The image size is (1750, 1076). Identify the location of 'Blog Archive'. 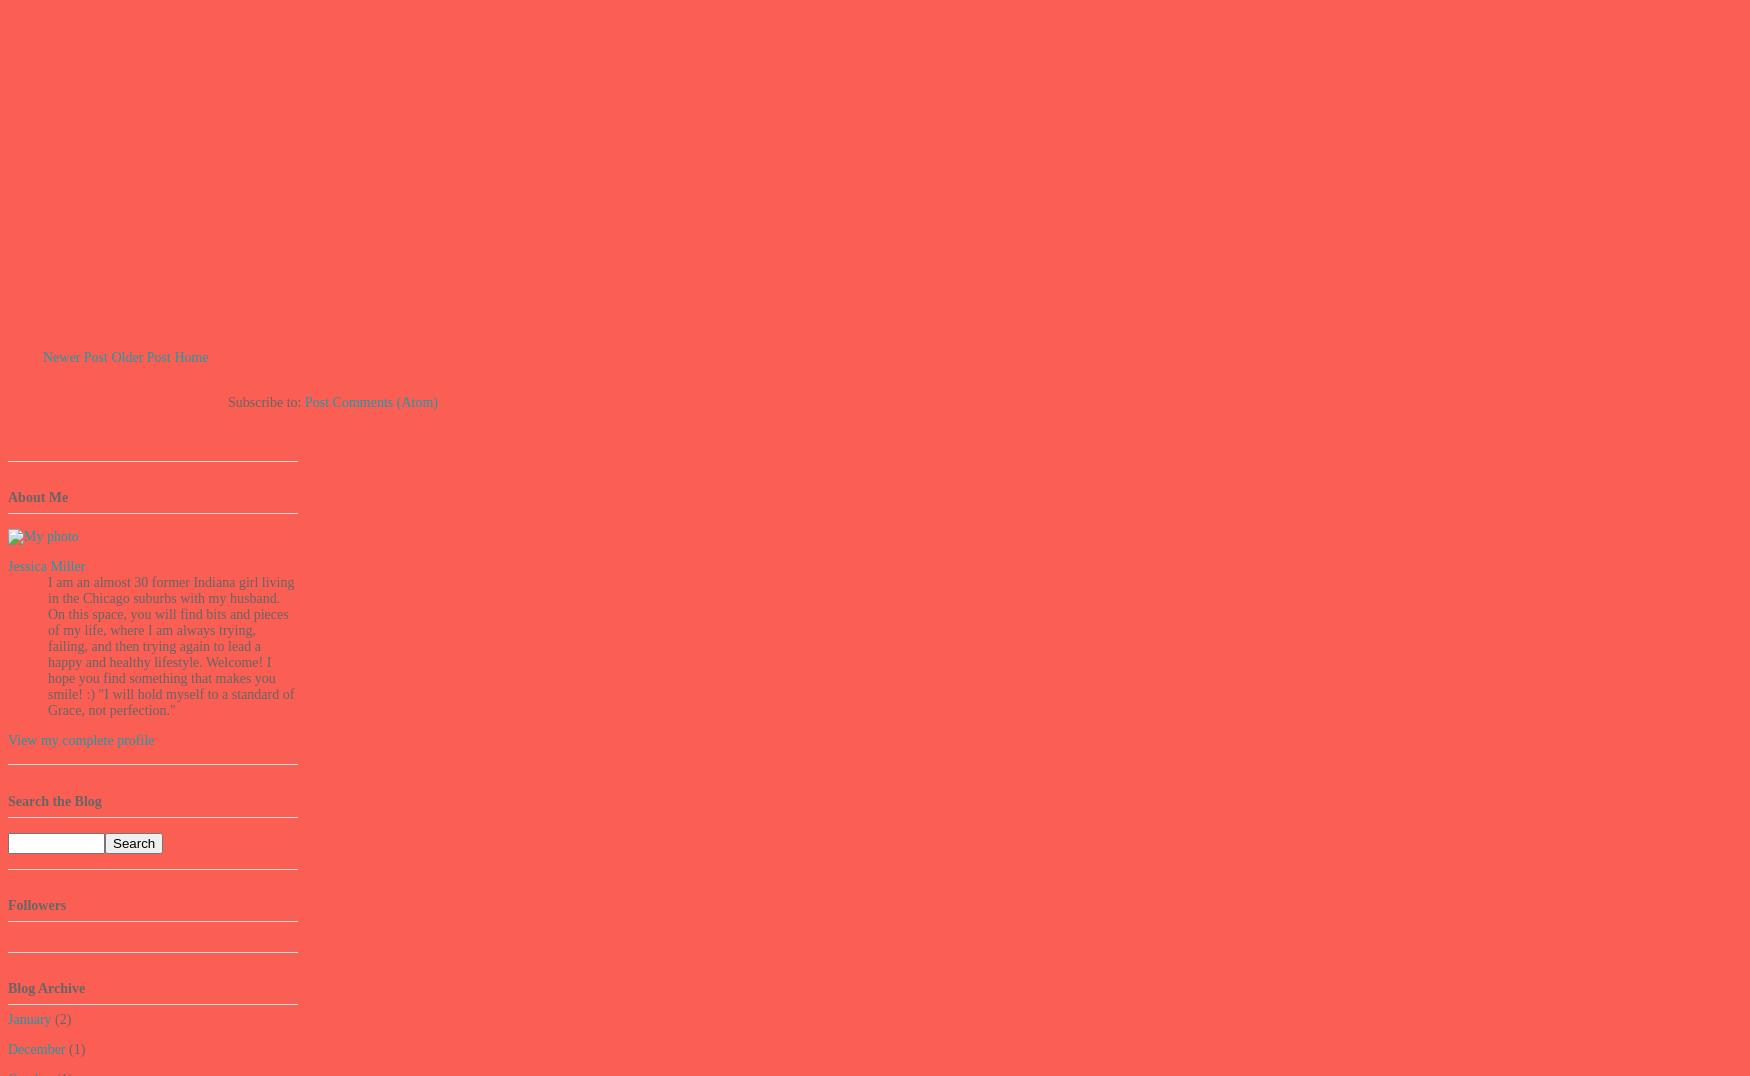
(7, 987).